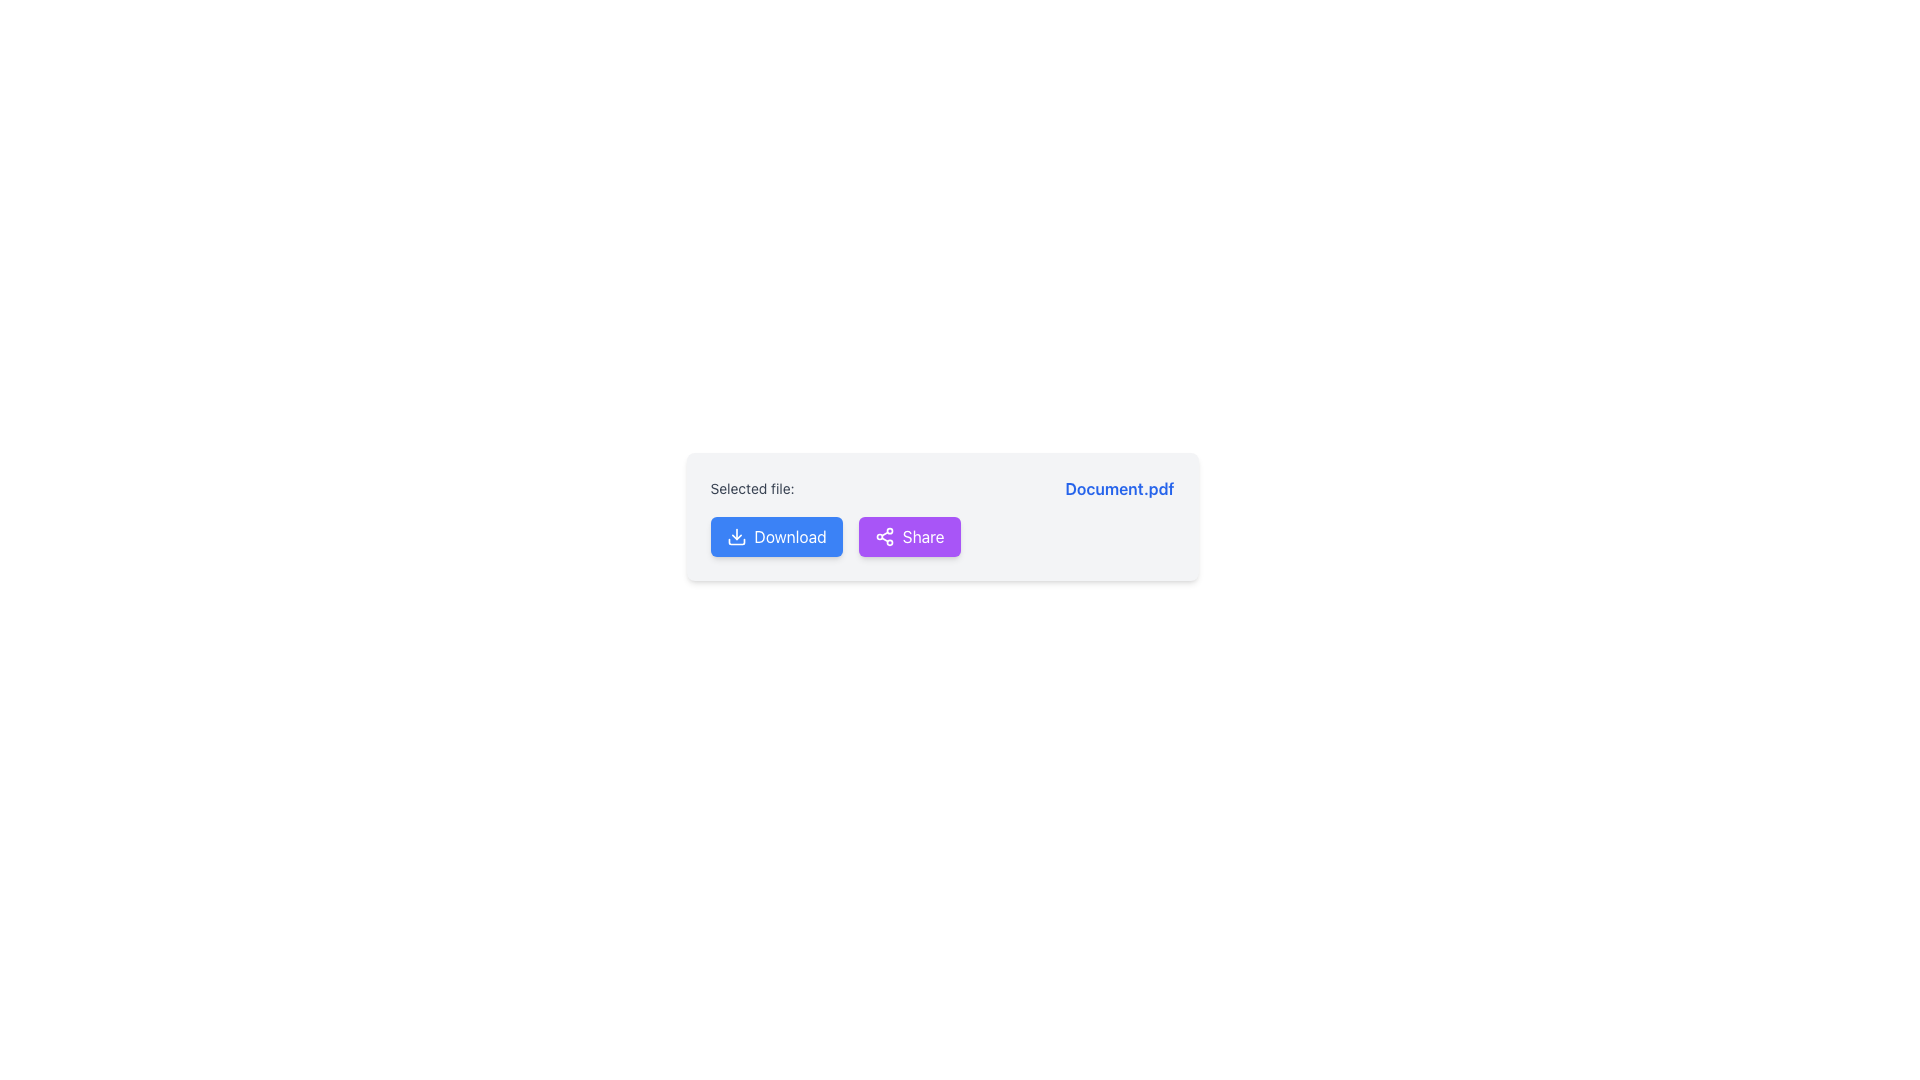 This screenshot has height=1080, width=1920. I want to click on the purple 'Share' button with rounded corners, labeled 'Share' in white, to initiate sharing, so click(941, 515).